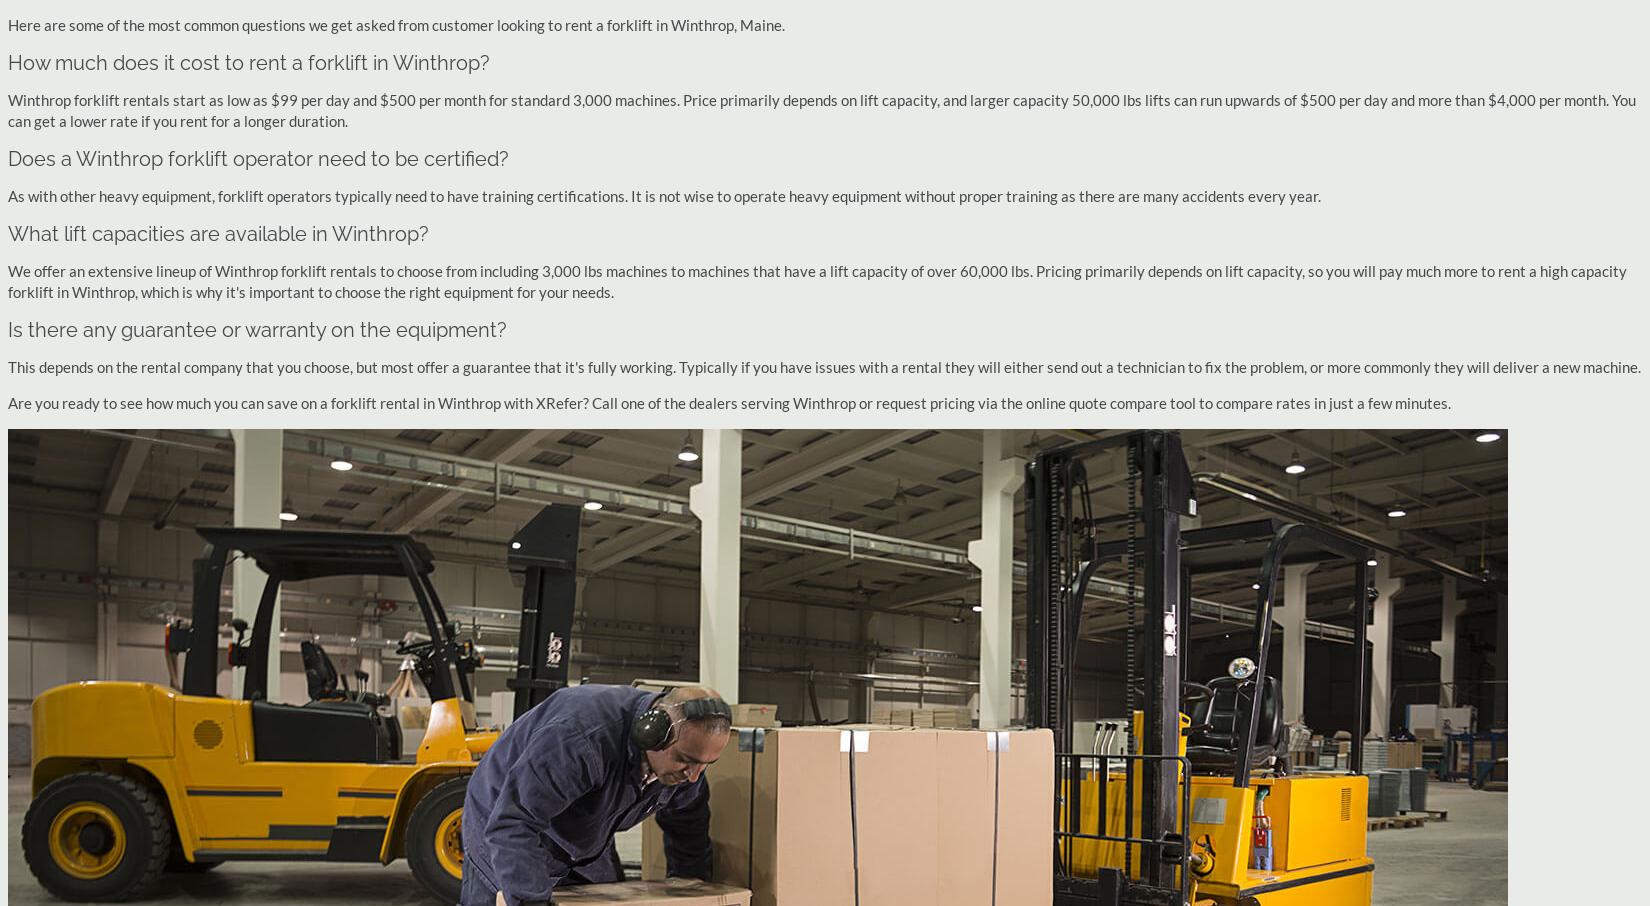  I want to click on 'This depends on the rental company that you choose, but most offer a guarantee that it's fully working. Typically if you have issues with a rental they will either send out a technician to fix the problem, or more commonly they will deliver a new machine.', so click(7, 366).